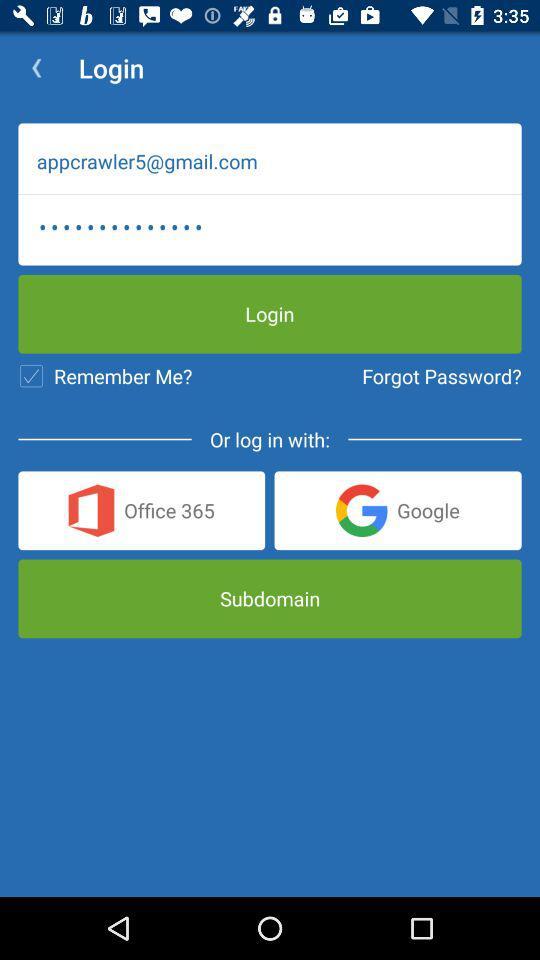 The width and height of the screenshot is (540, 960). Describe the element at coordinates (105, 375) in the screenshot. I see `the icon below appcrawler3116` at that location.